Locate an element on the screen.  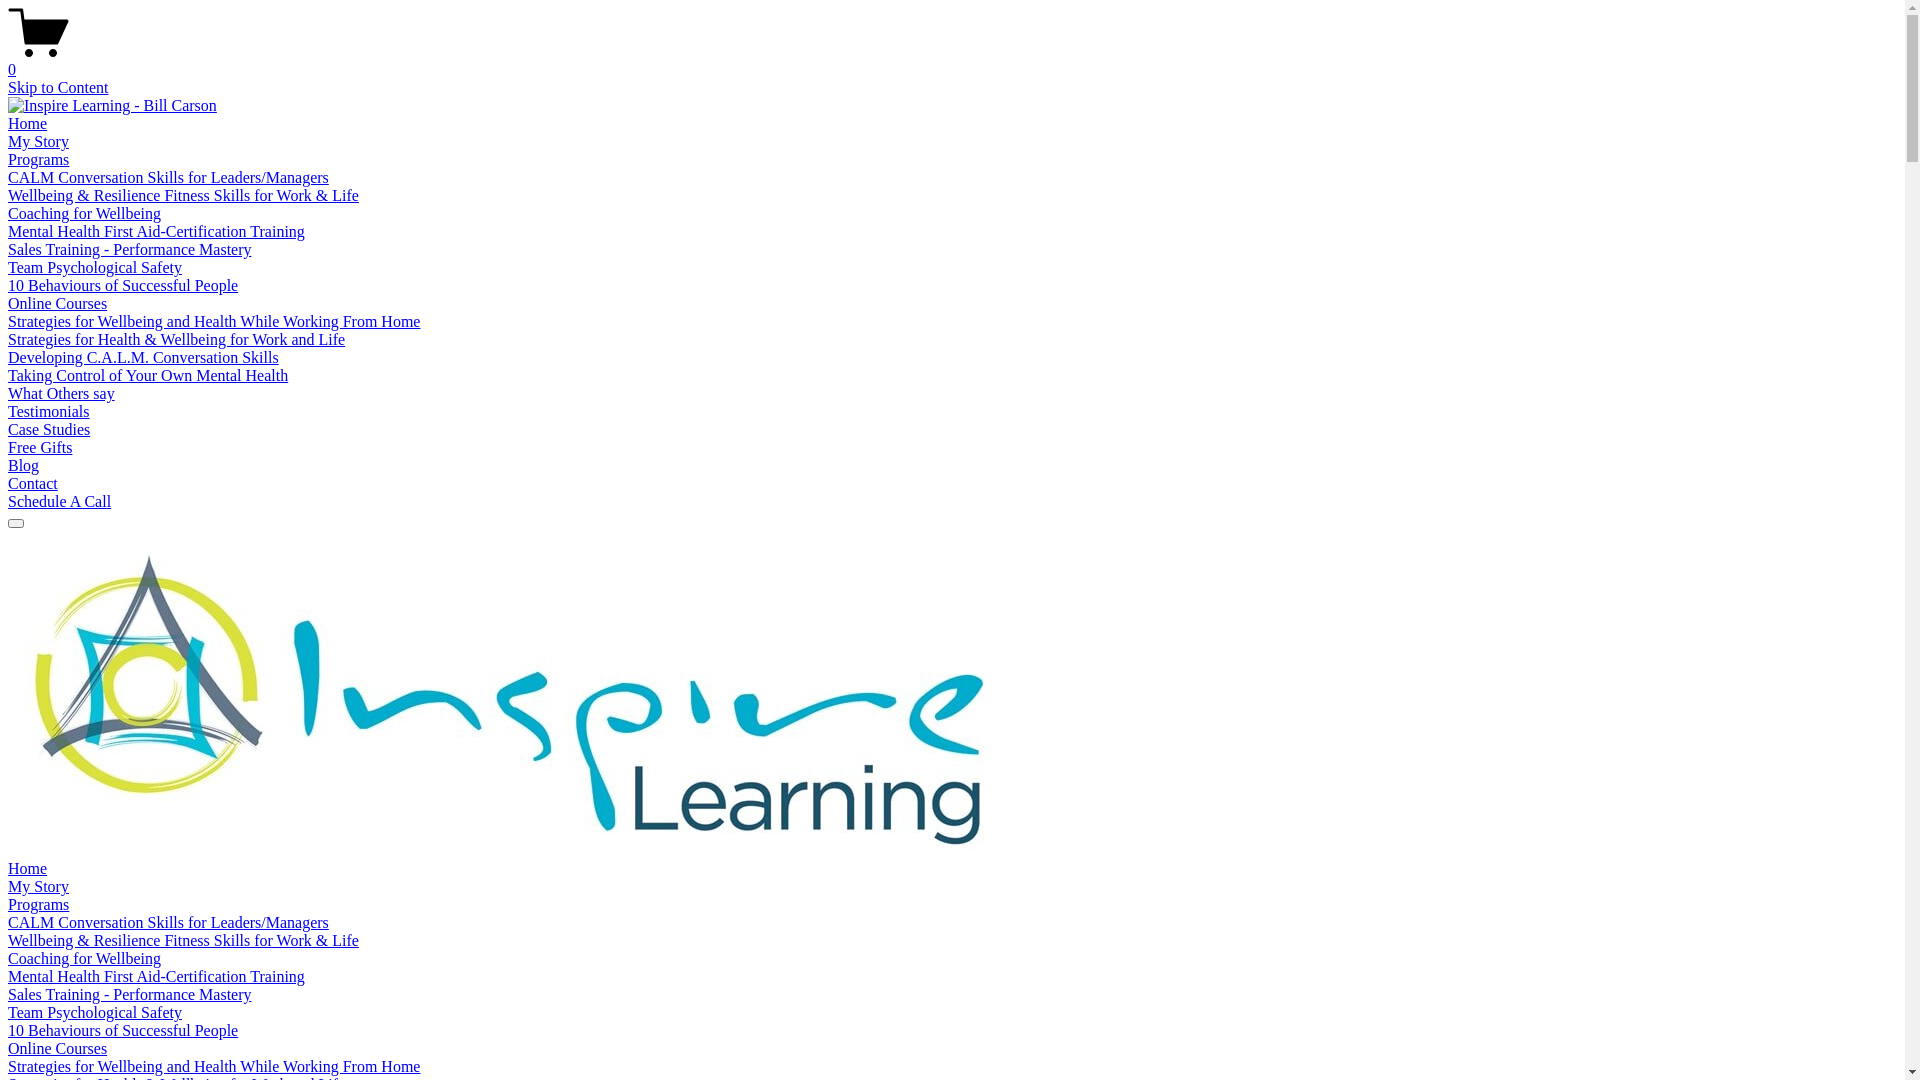
'Sales Training - Performance Mastery' is located at coordinates (128, 248).